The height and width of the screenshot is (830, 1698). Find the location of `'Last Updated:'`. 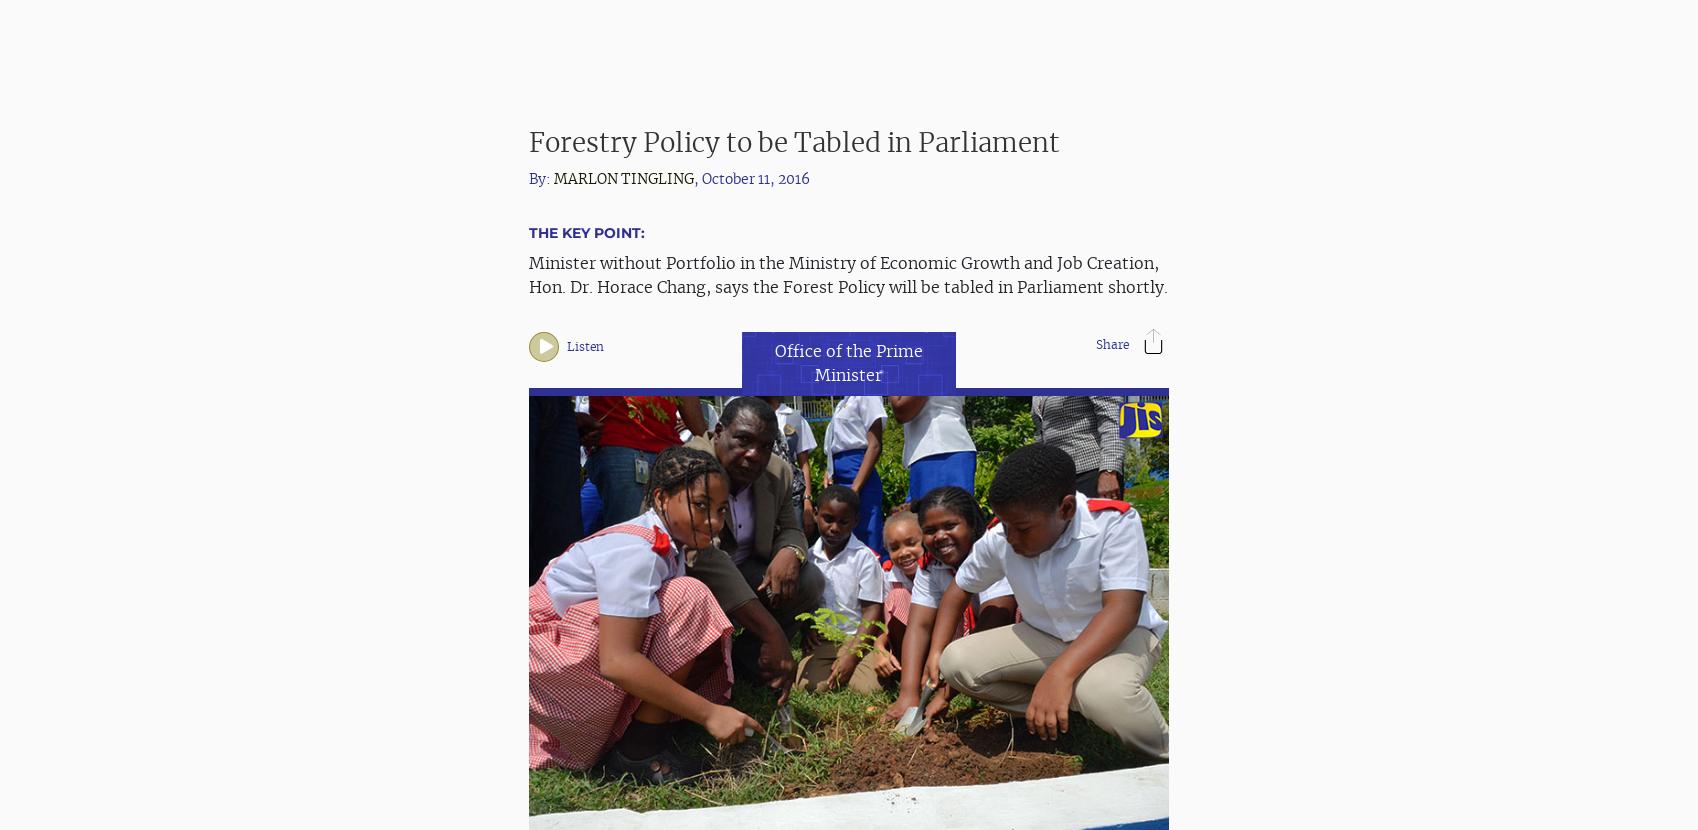

'Last Updated:' is located at coordinates (576, 654).